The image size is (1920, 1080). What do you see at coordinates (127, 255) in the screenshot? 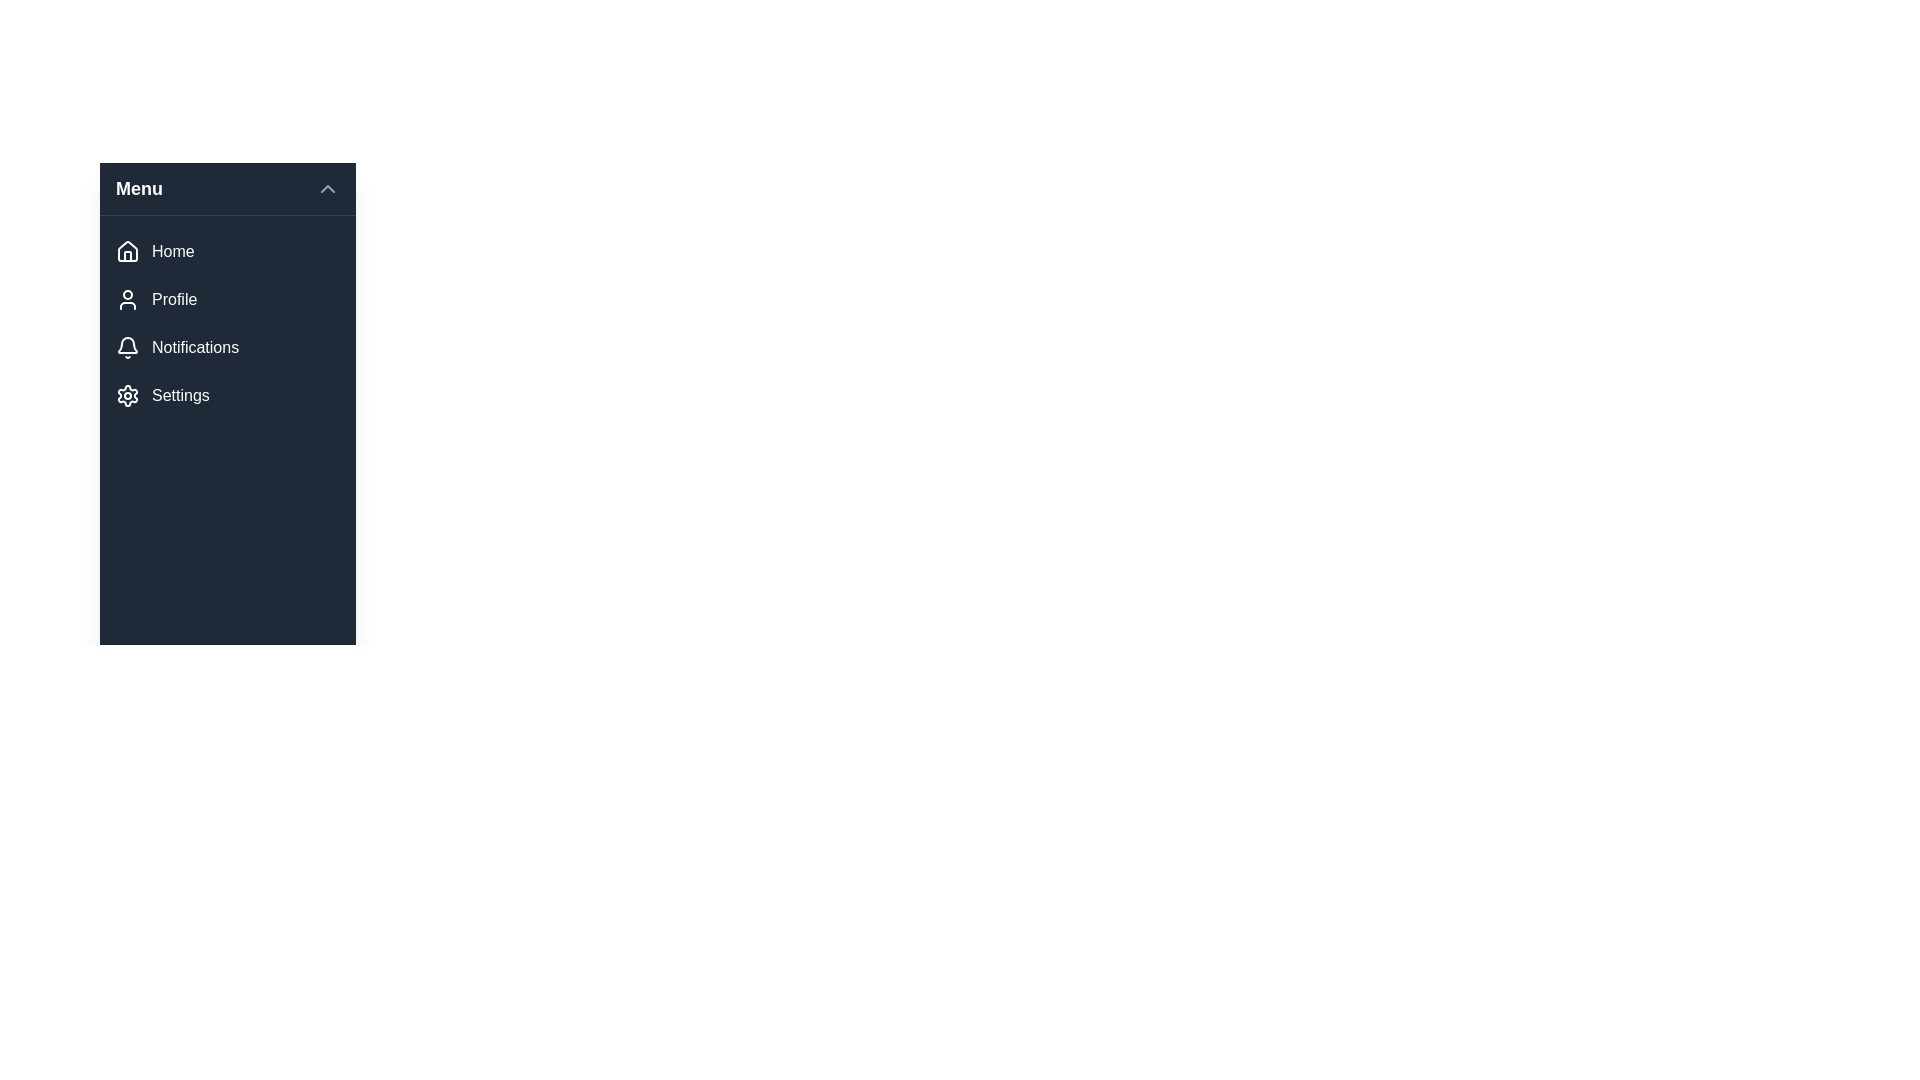
I see `the door icon of the house located in the vertical sidebar menu next to the 'Home' label` at bounding box center [127, 255].